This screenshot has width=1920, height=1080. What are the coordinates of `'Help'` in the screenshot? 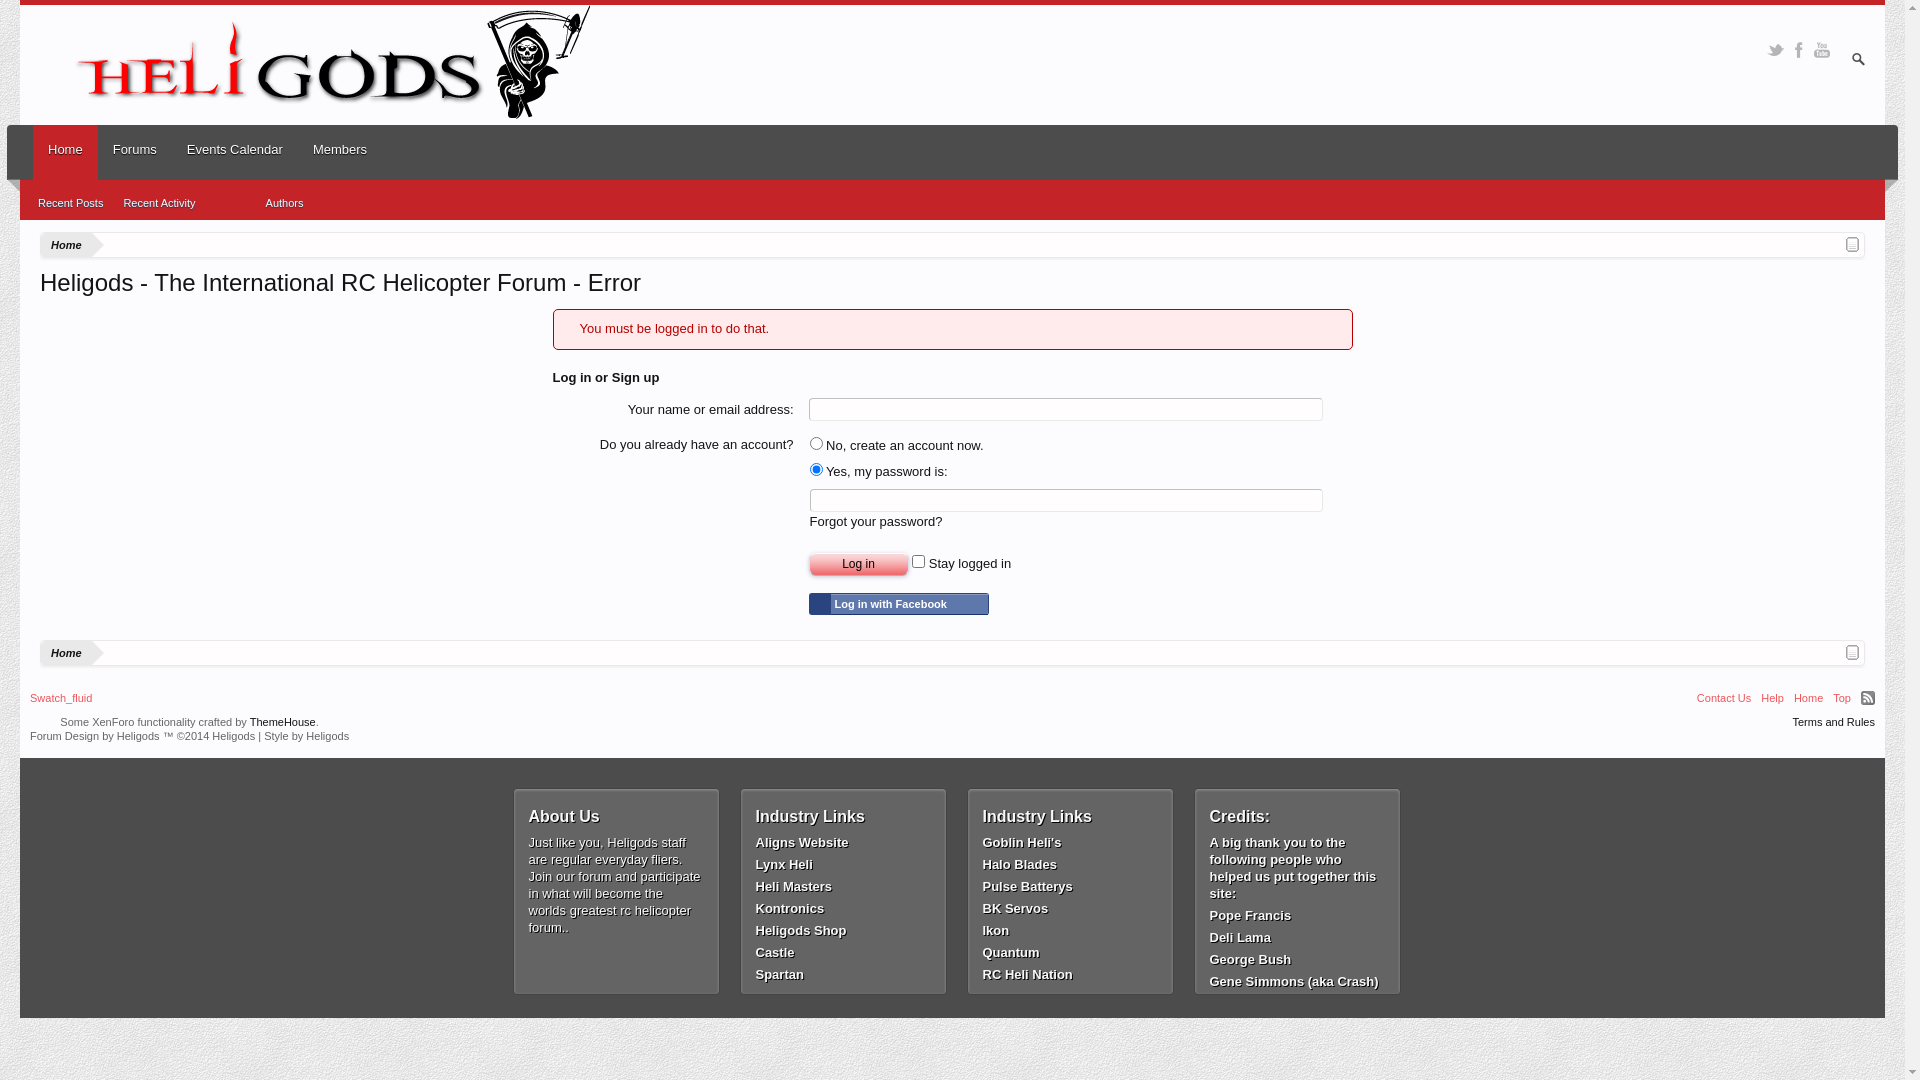 It's located at (1772, 697).